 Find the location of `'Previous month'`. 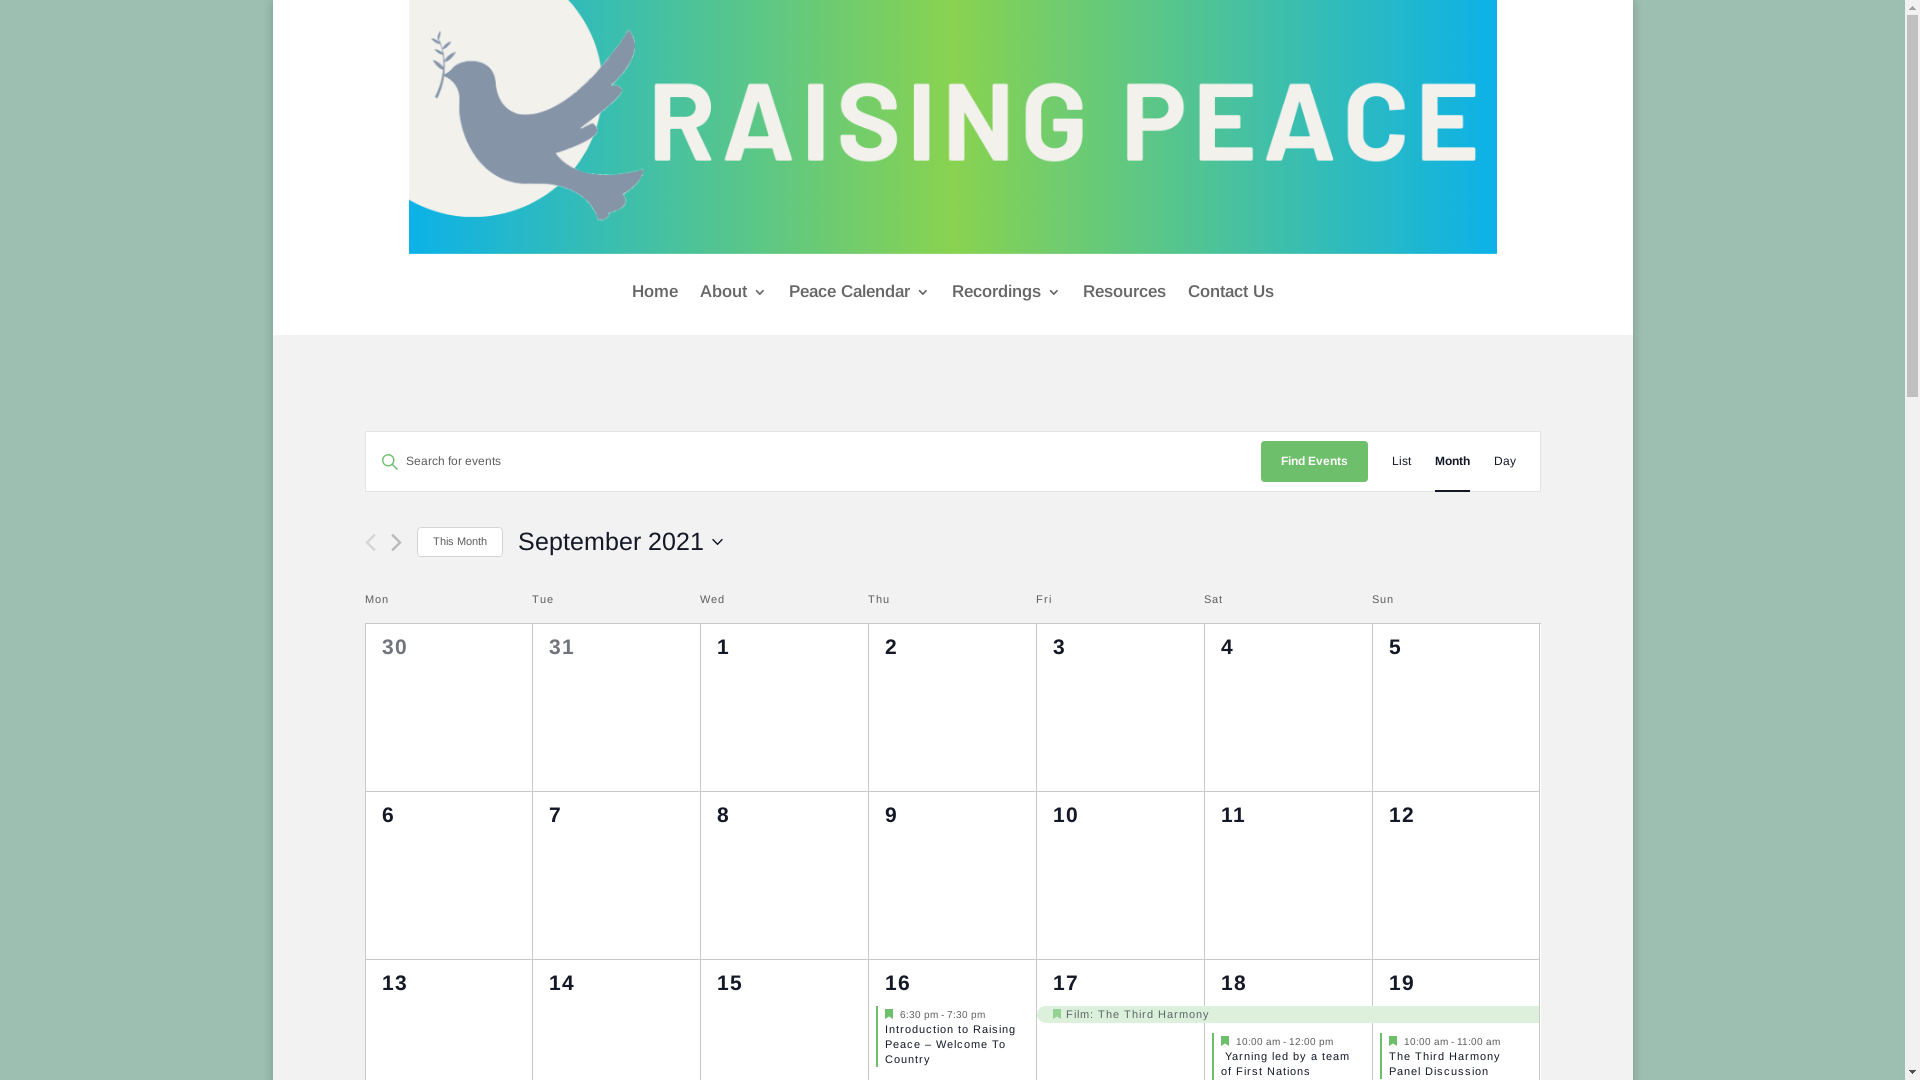

'Previous month' is located at coordinates (364, 542).